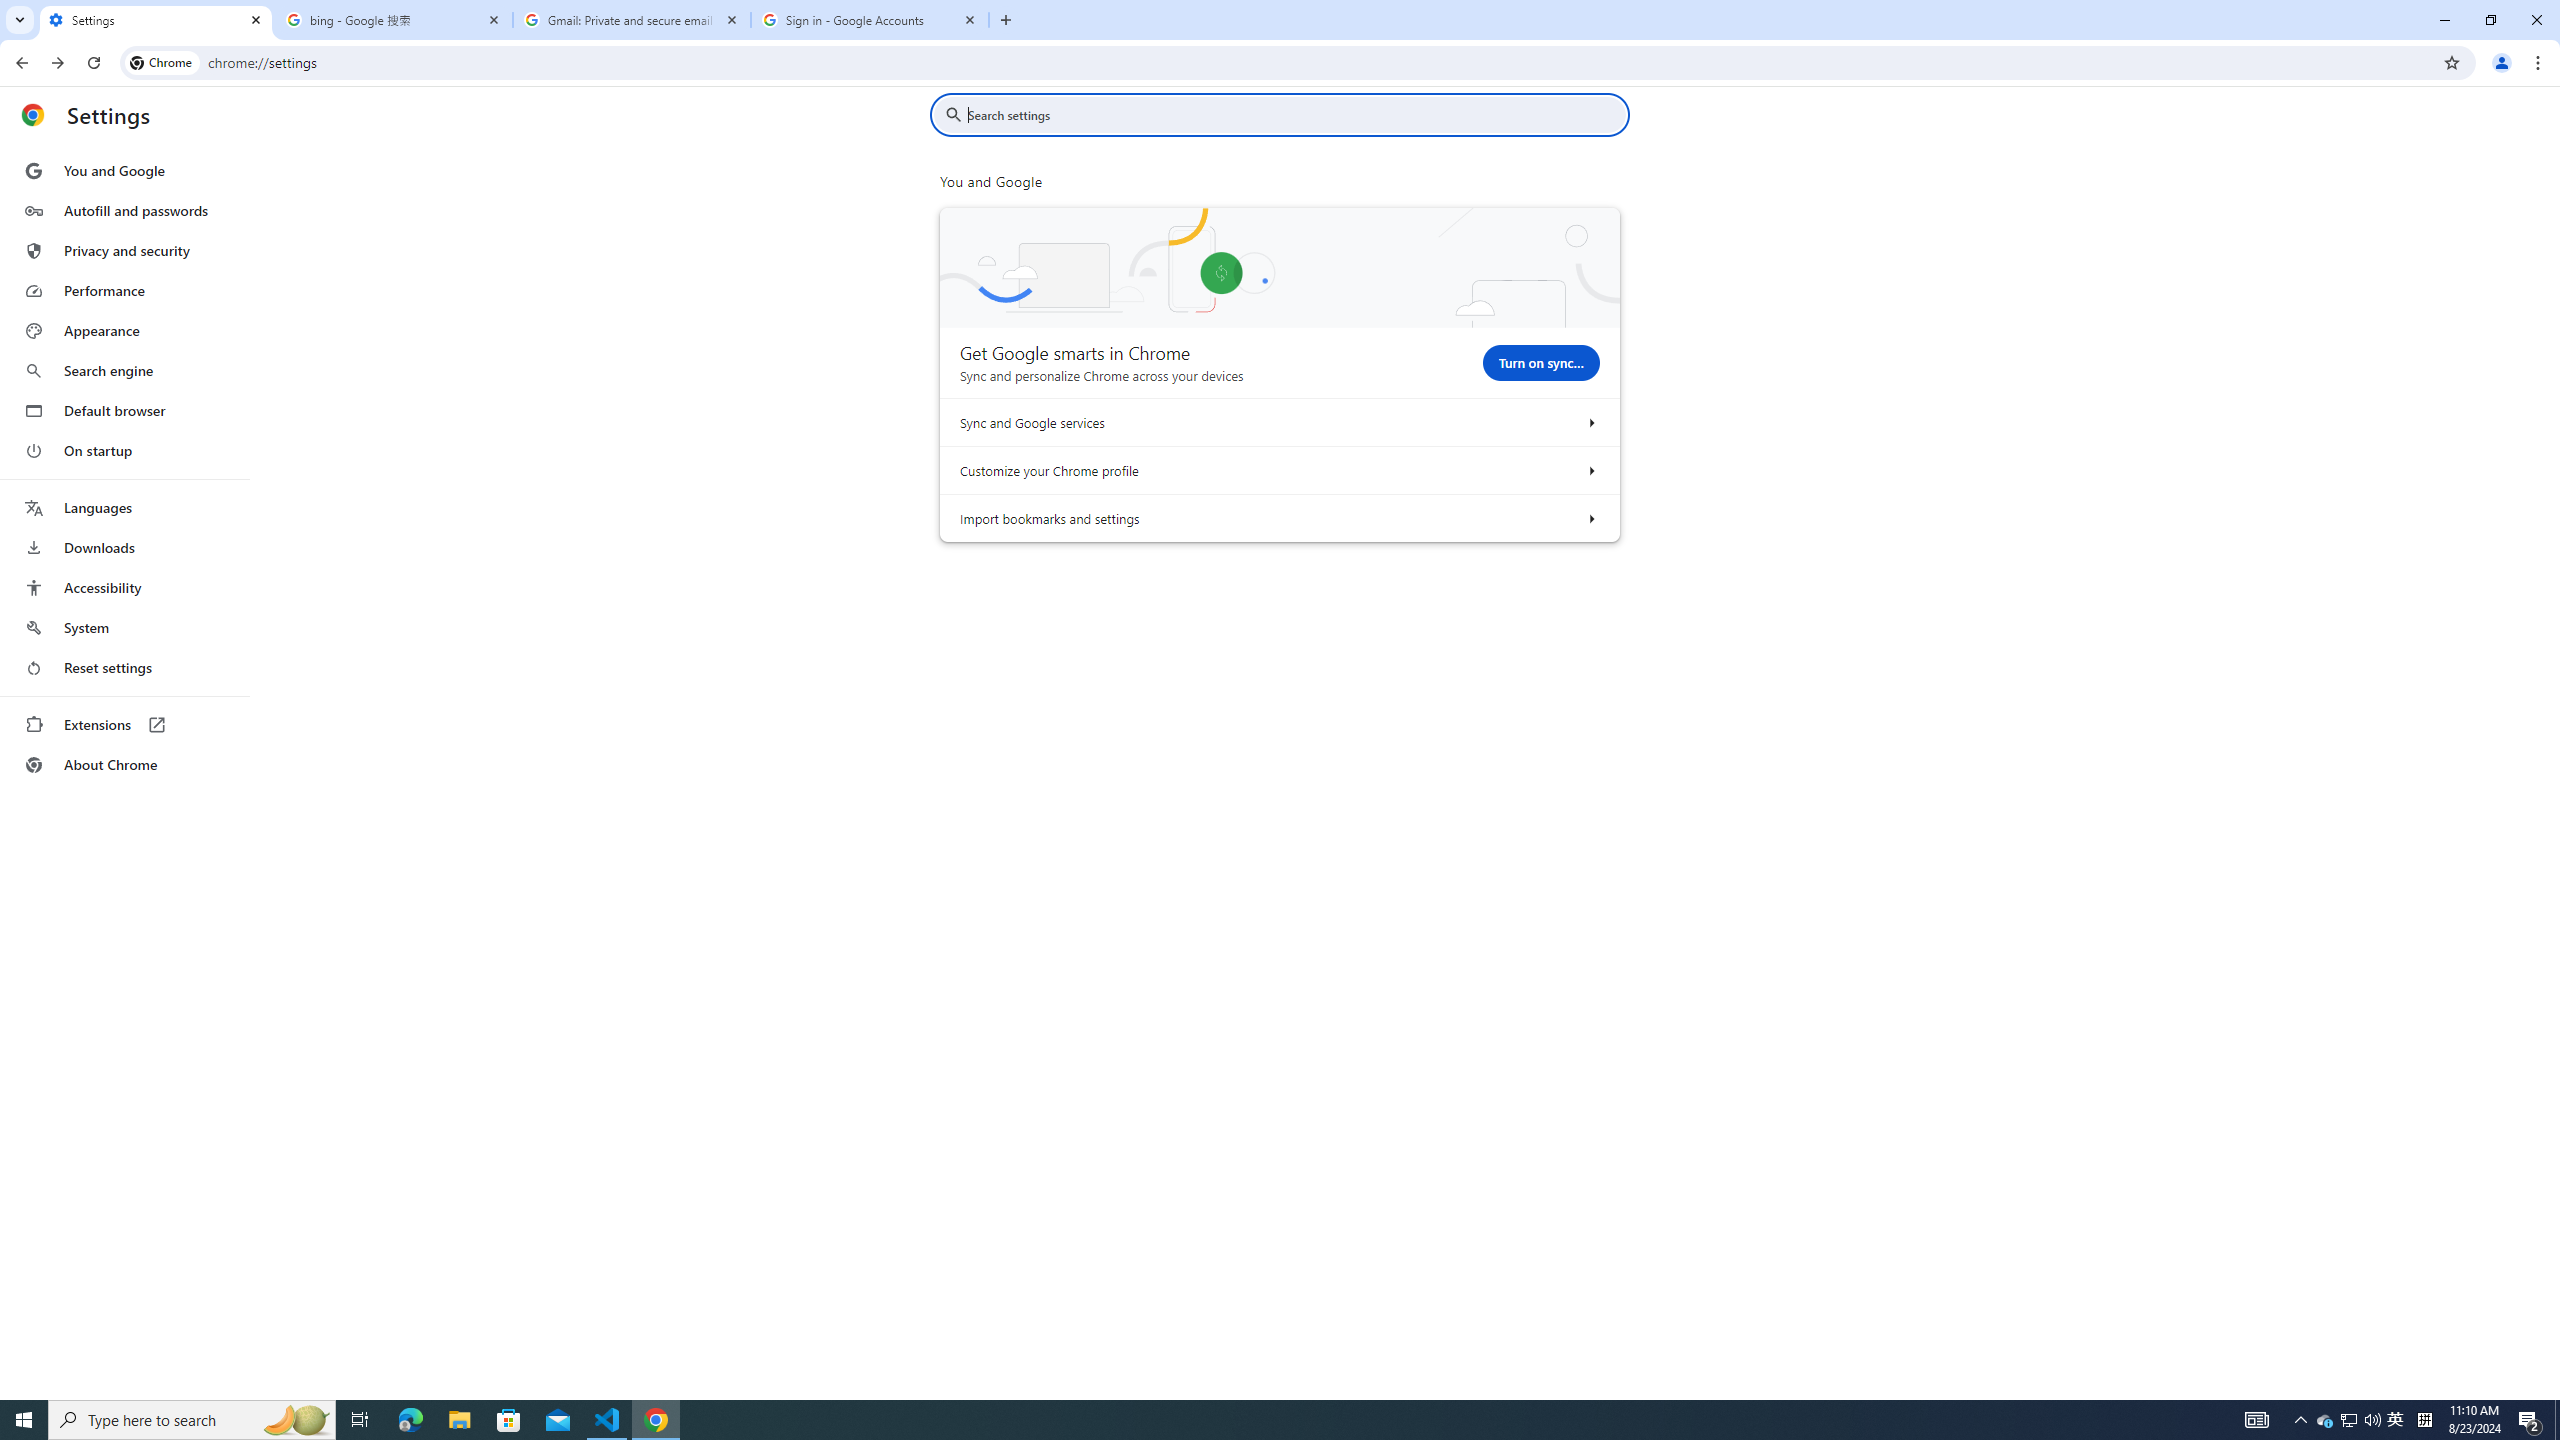 Image resolution: width=2560 pixels, height=1440 pixels. What do you see at coordinates (123, 249) in the screenshot?
I see `'Privacy and security'` at bounding box center [123, 249].